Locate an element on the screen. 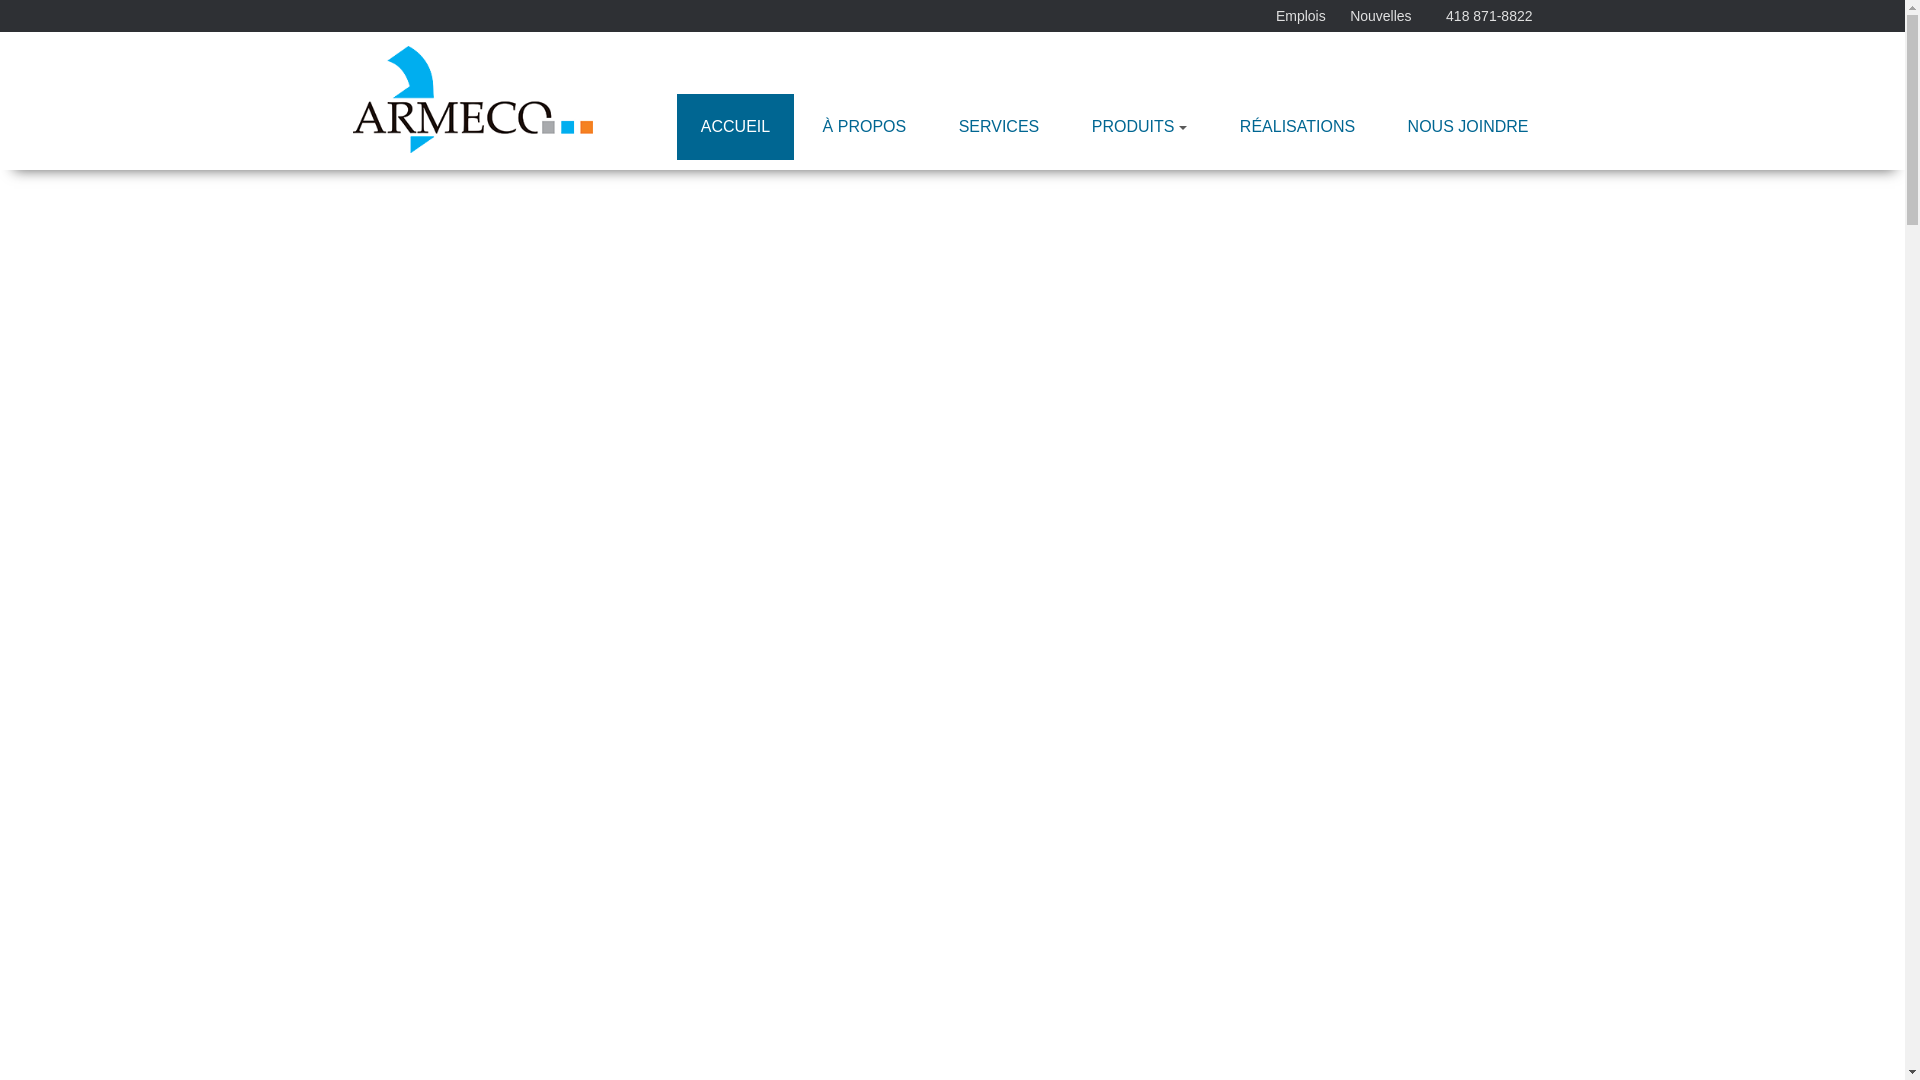  'PRODUITS' is located at coordinates (1140, 127).